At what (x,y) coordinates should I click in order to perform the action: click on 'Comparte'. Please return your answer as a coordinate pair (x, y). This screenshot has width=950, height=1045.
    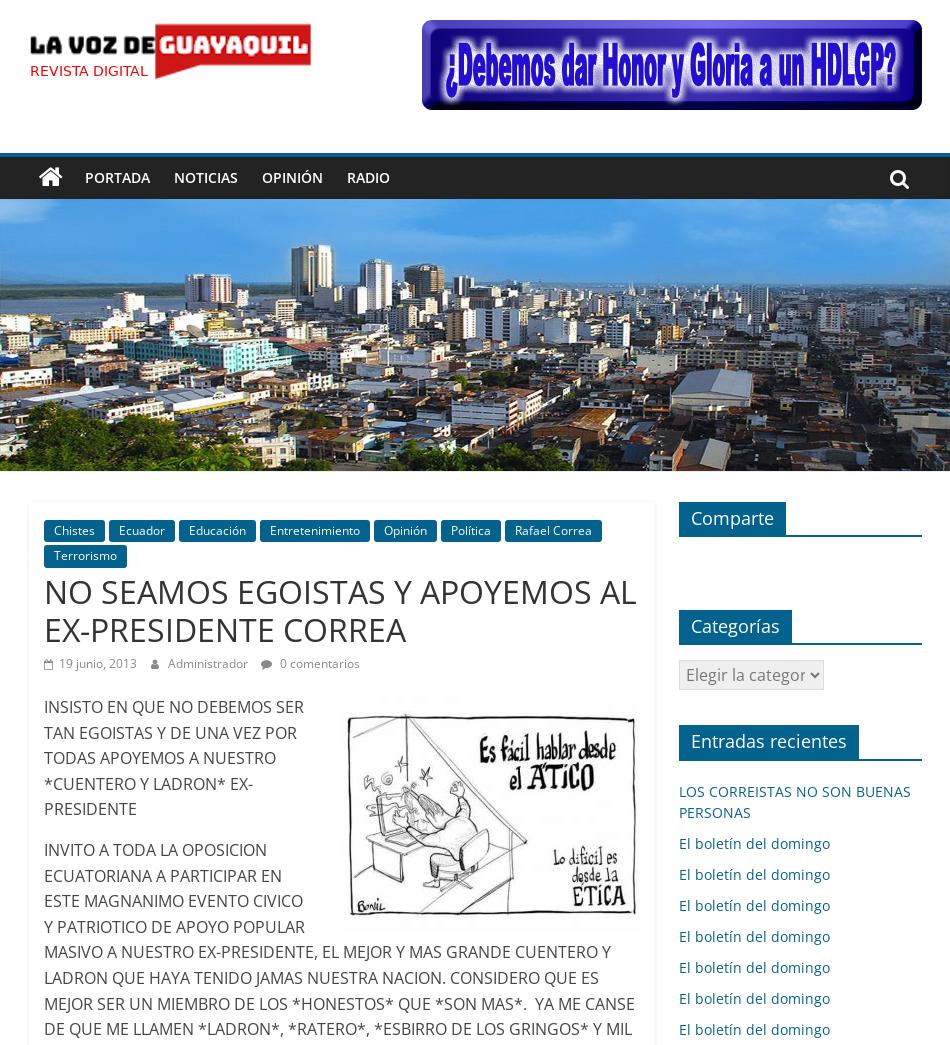
    Looking at the image, I should click on (730, 515).